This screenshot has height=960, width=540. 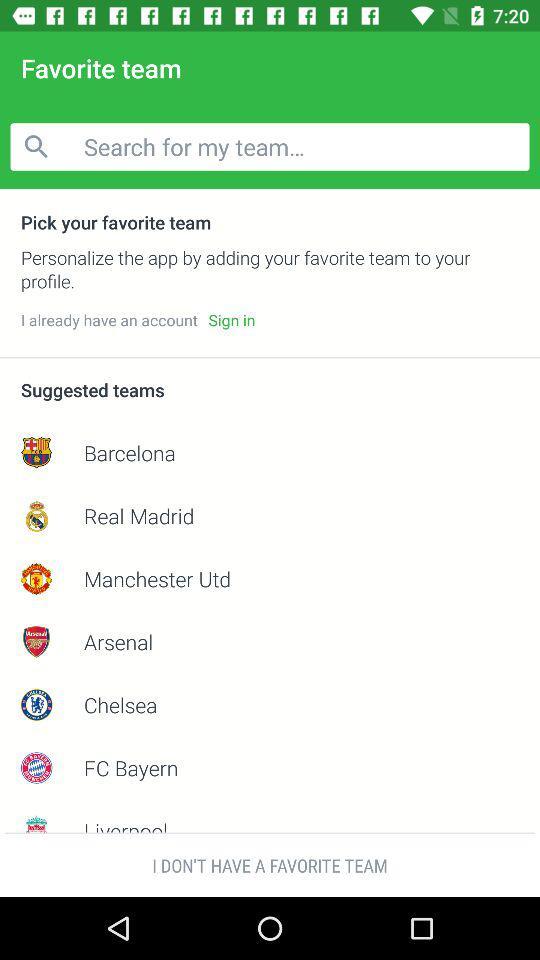 What do you see at coordinates (230, 320) in the screenshot?
I see `the item below the personalize the app item` at bounding box center [230, 320].